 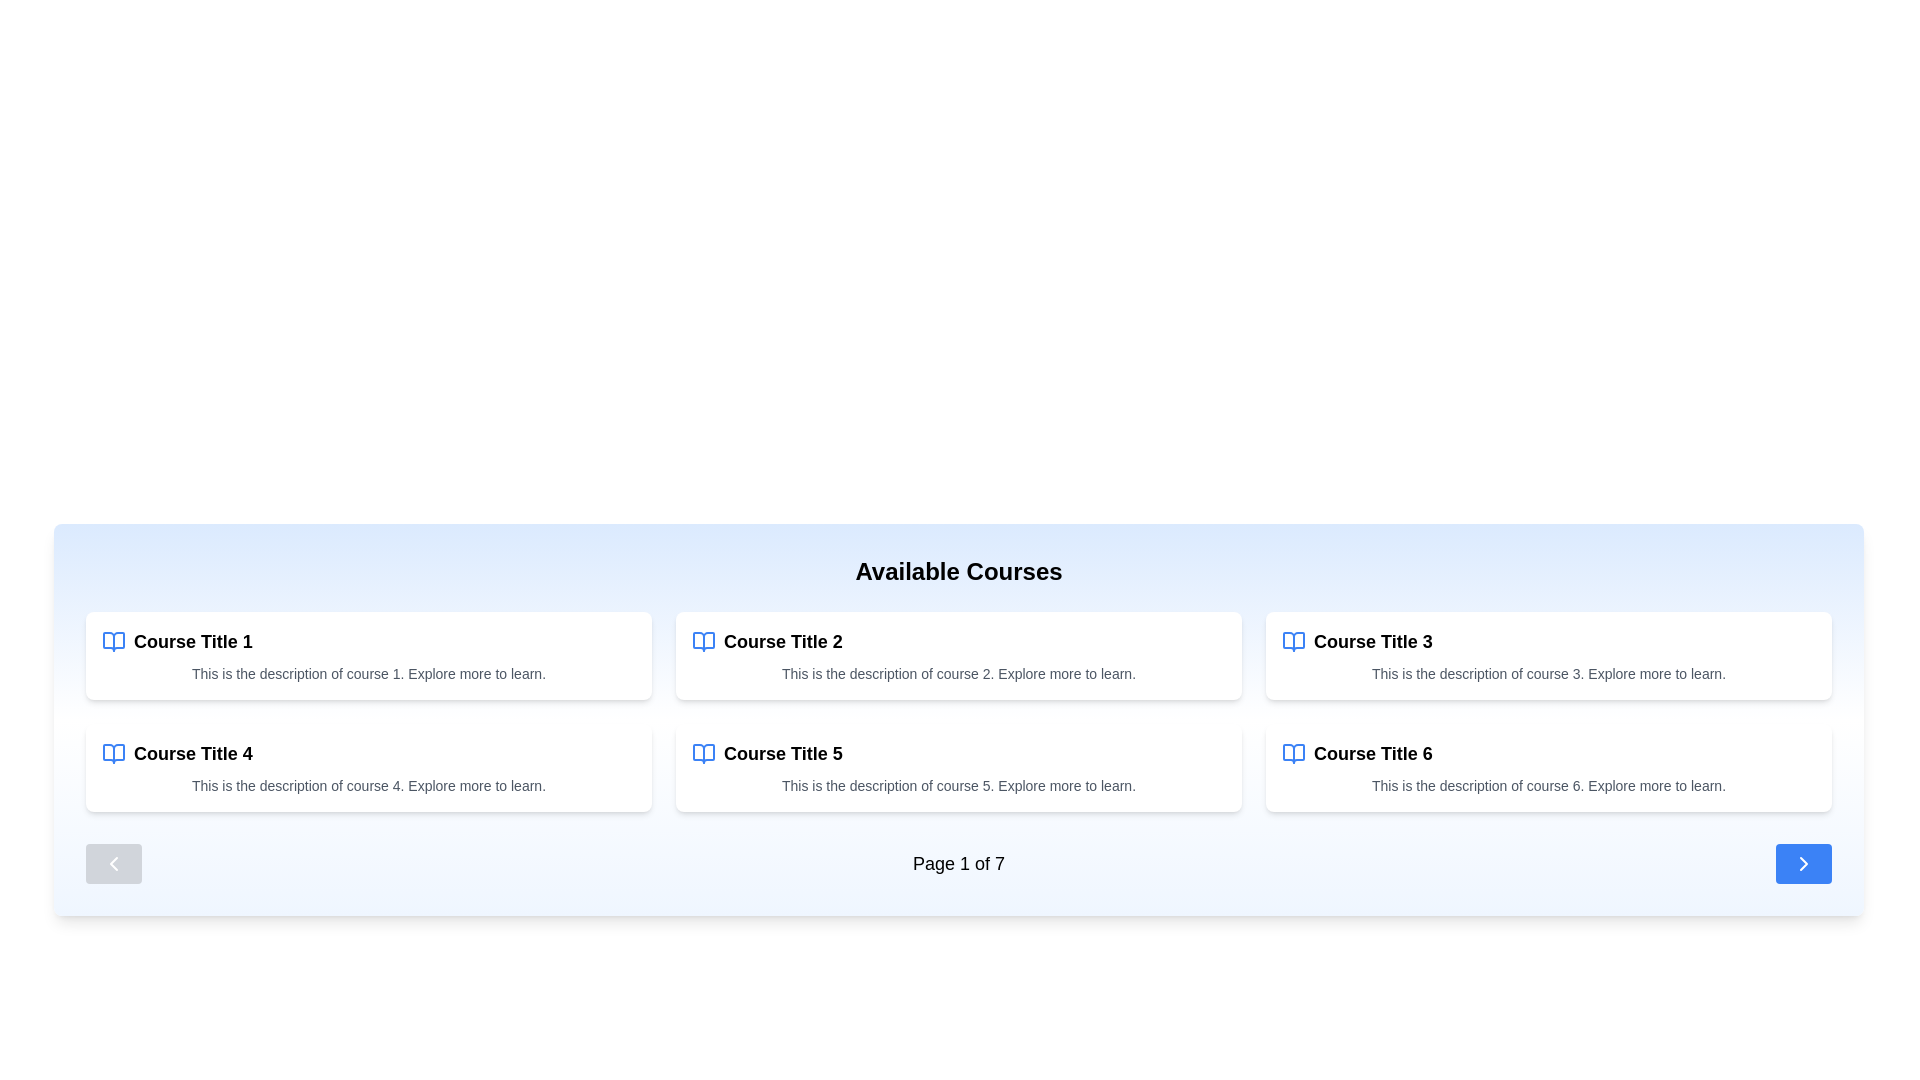 I want to click on the blue button with a rightward chevron arrow icon located on the far right side of the bottom navigation bar, so click(x=1804, y=863).